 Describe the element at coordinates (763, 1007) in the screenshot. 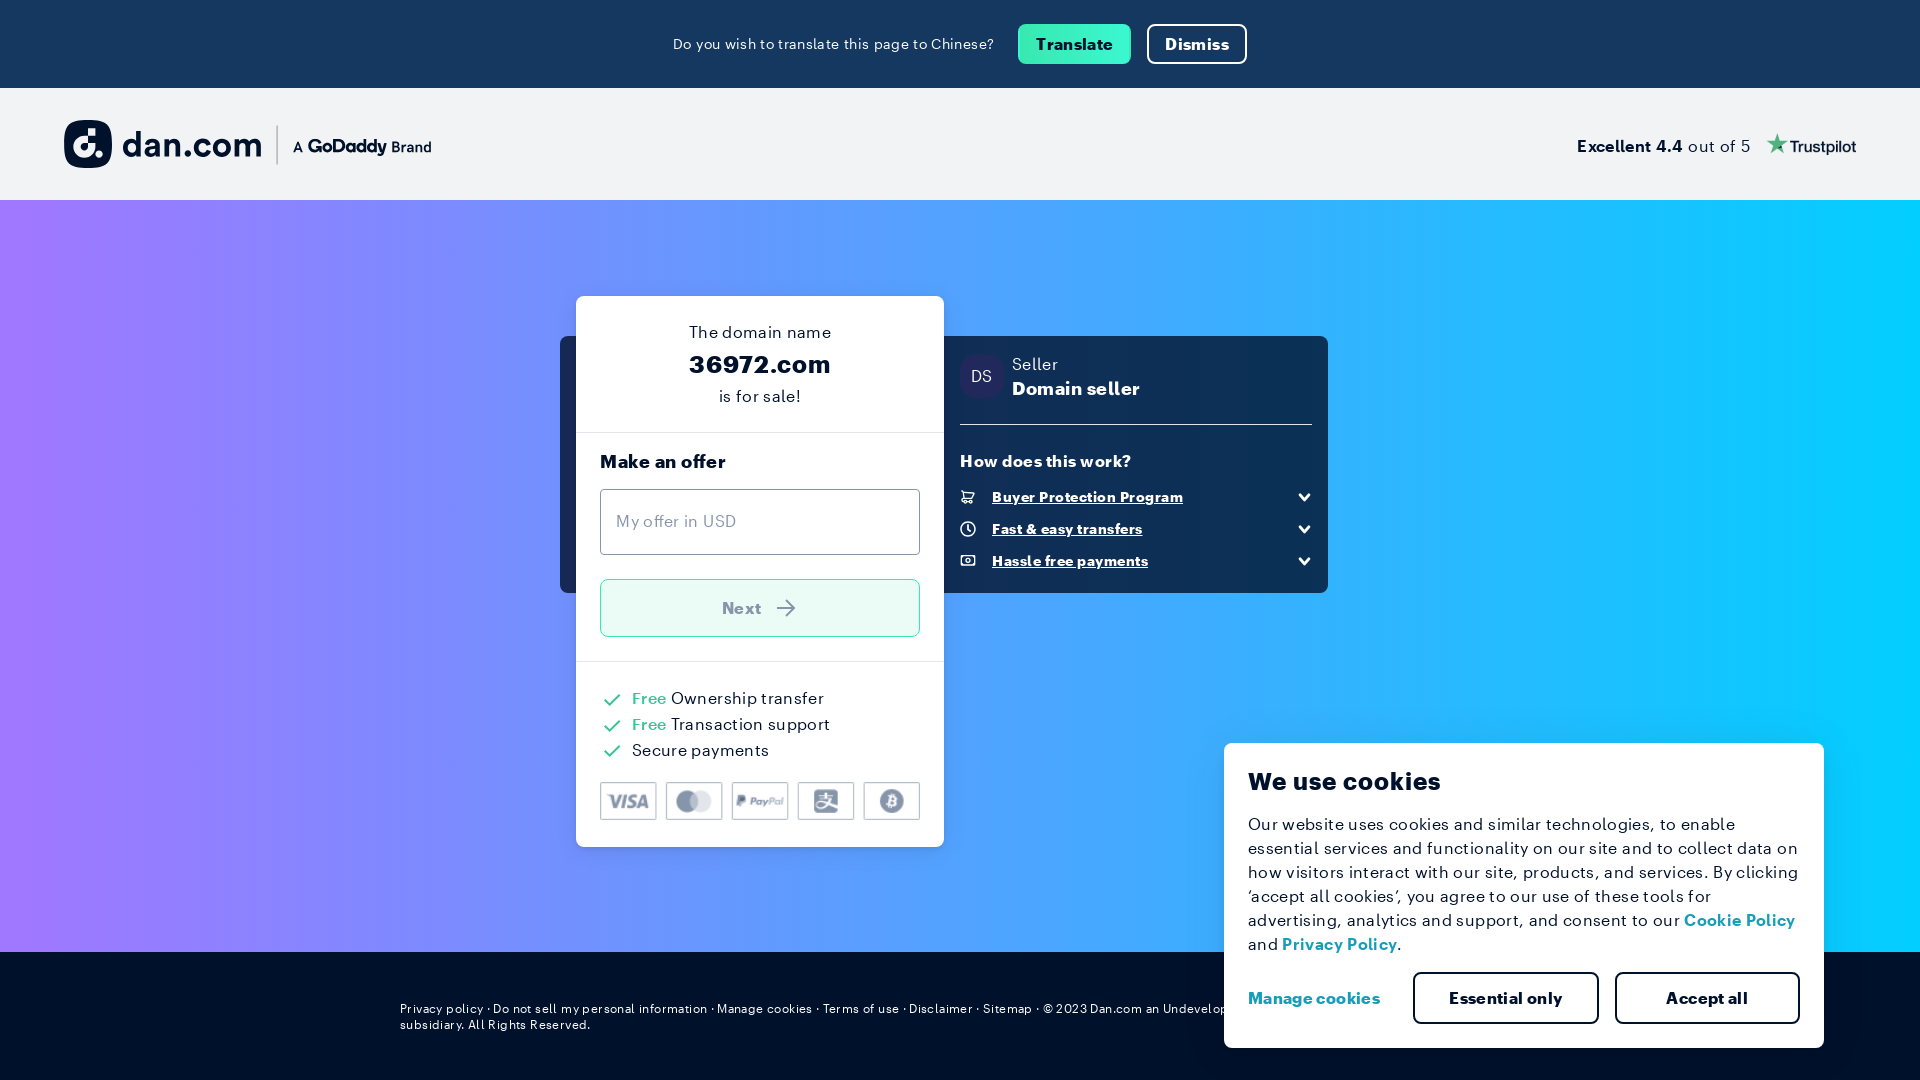

I see `'Manage cookies'` at that location.